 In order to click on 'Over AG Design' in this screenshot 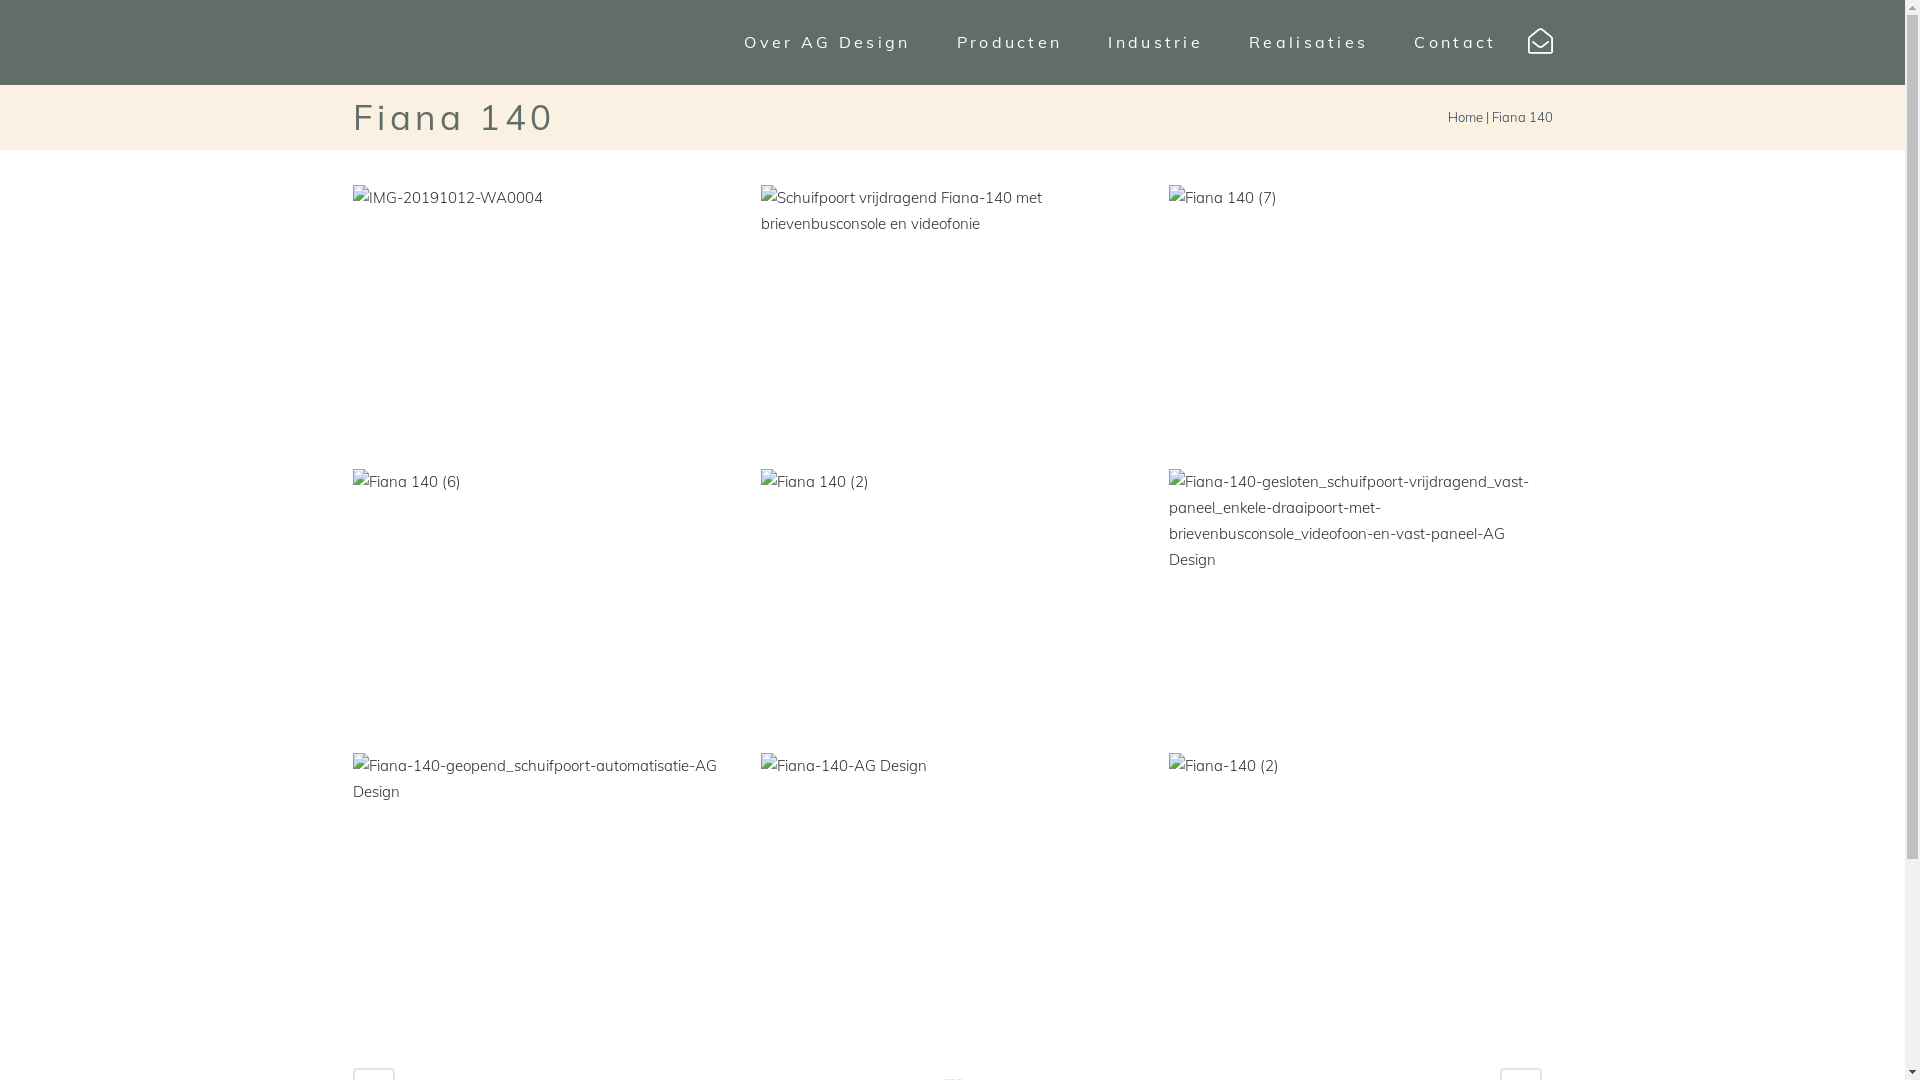, I will do `click(826, 42)`.